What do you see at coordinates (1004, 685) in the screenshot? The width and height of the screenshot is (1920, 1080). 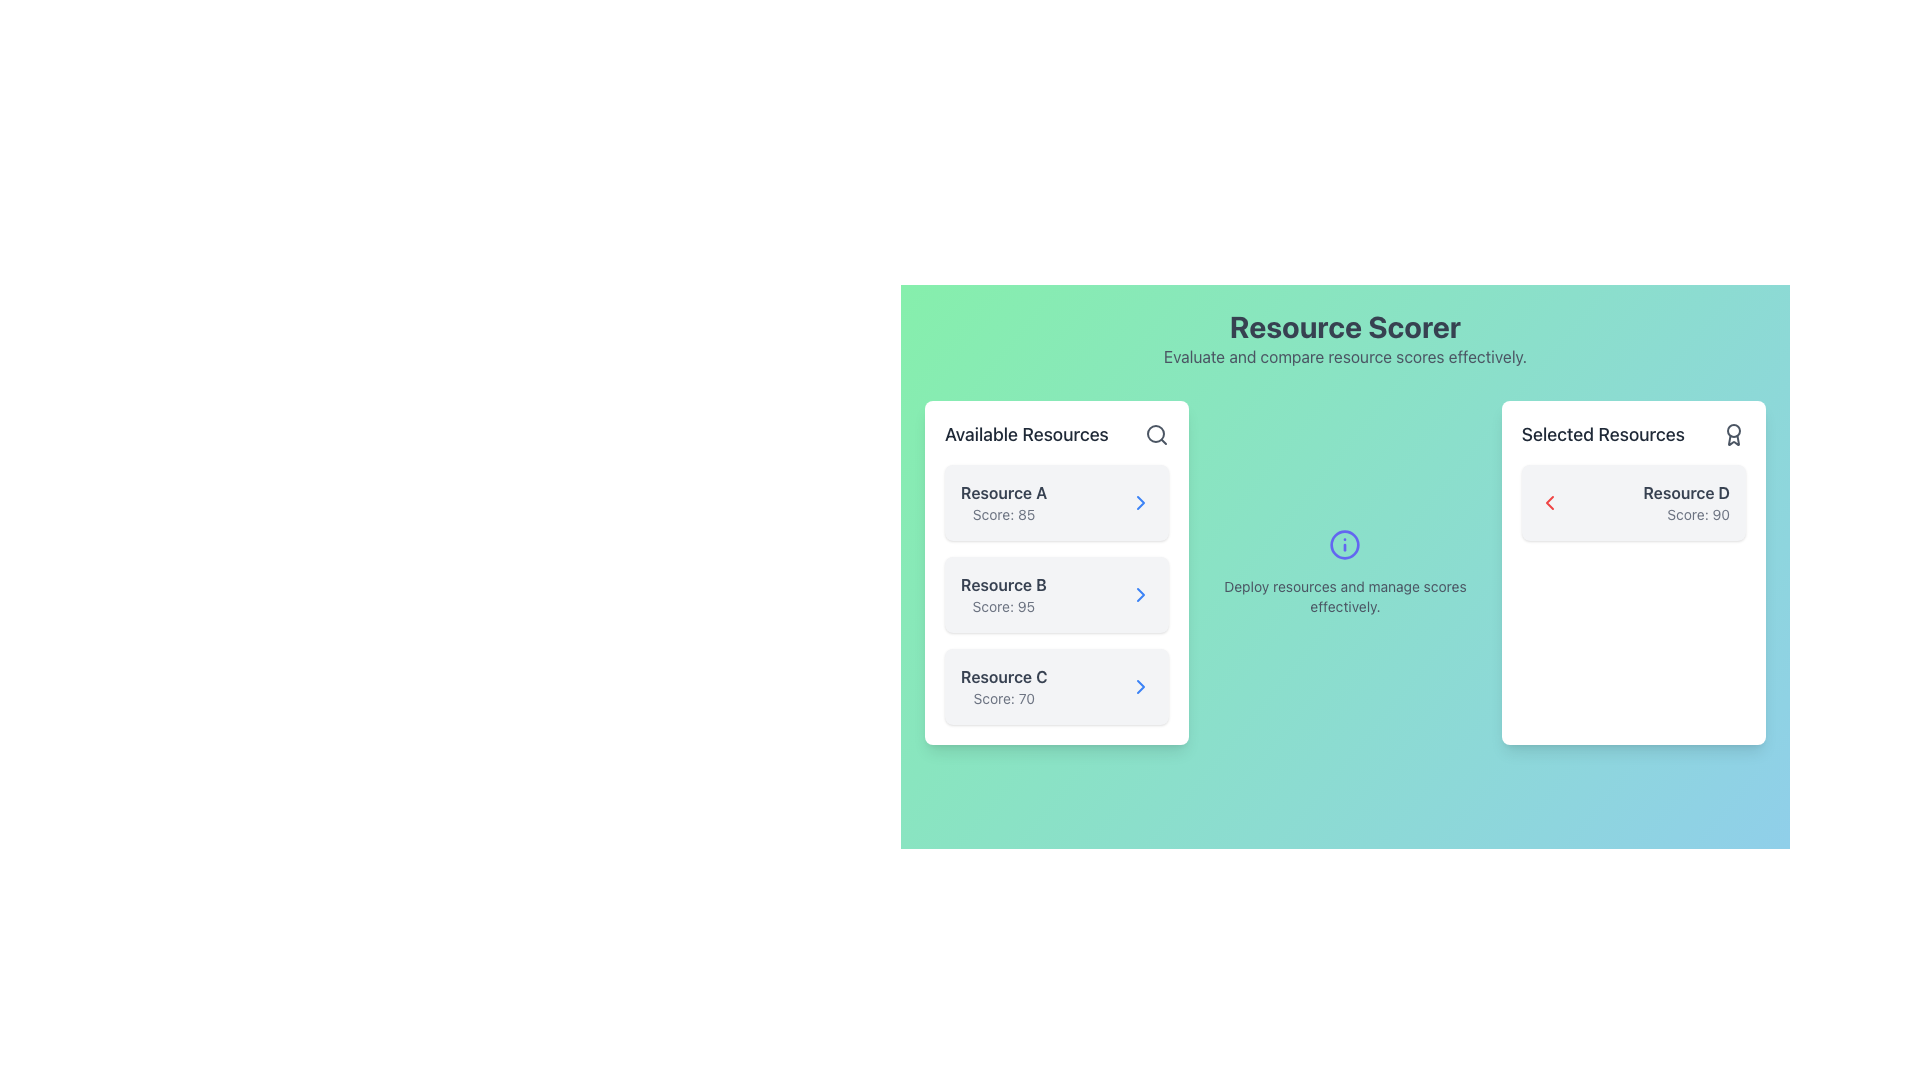 I see `the Text Display containing 'Resource C' and 'Score: 70' located in the lower section of the third card under the 'Available Resources' panel` at bounding box center [1004, 685].